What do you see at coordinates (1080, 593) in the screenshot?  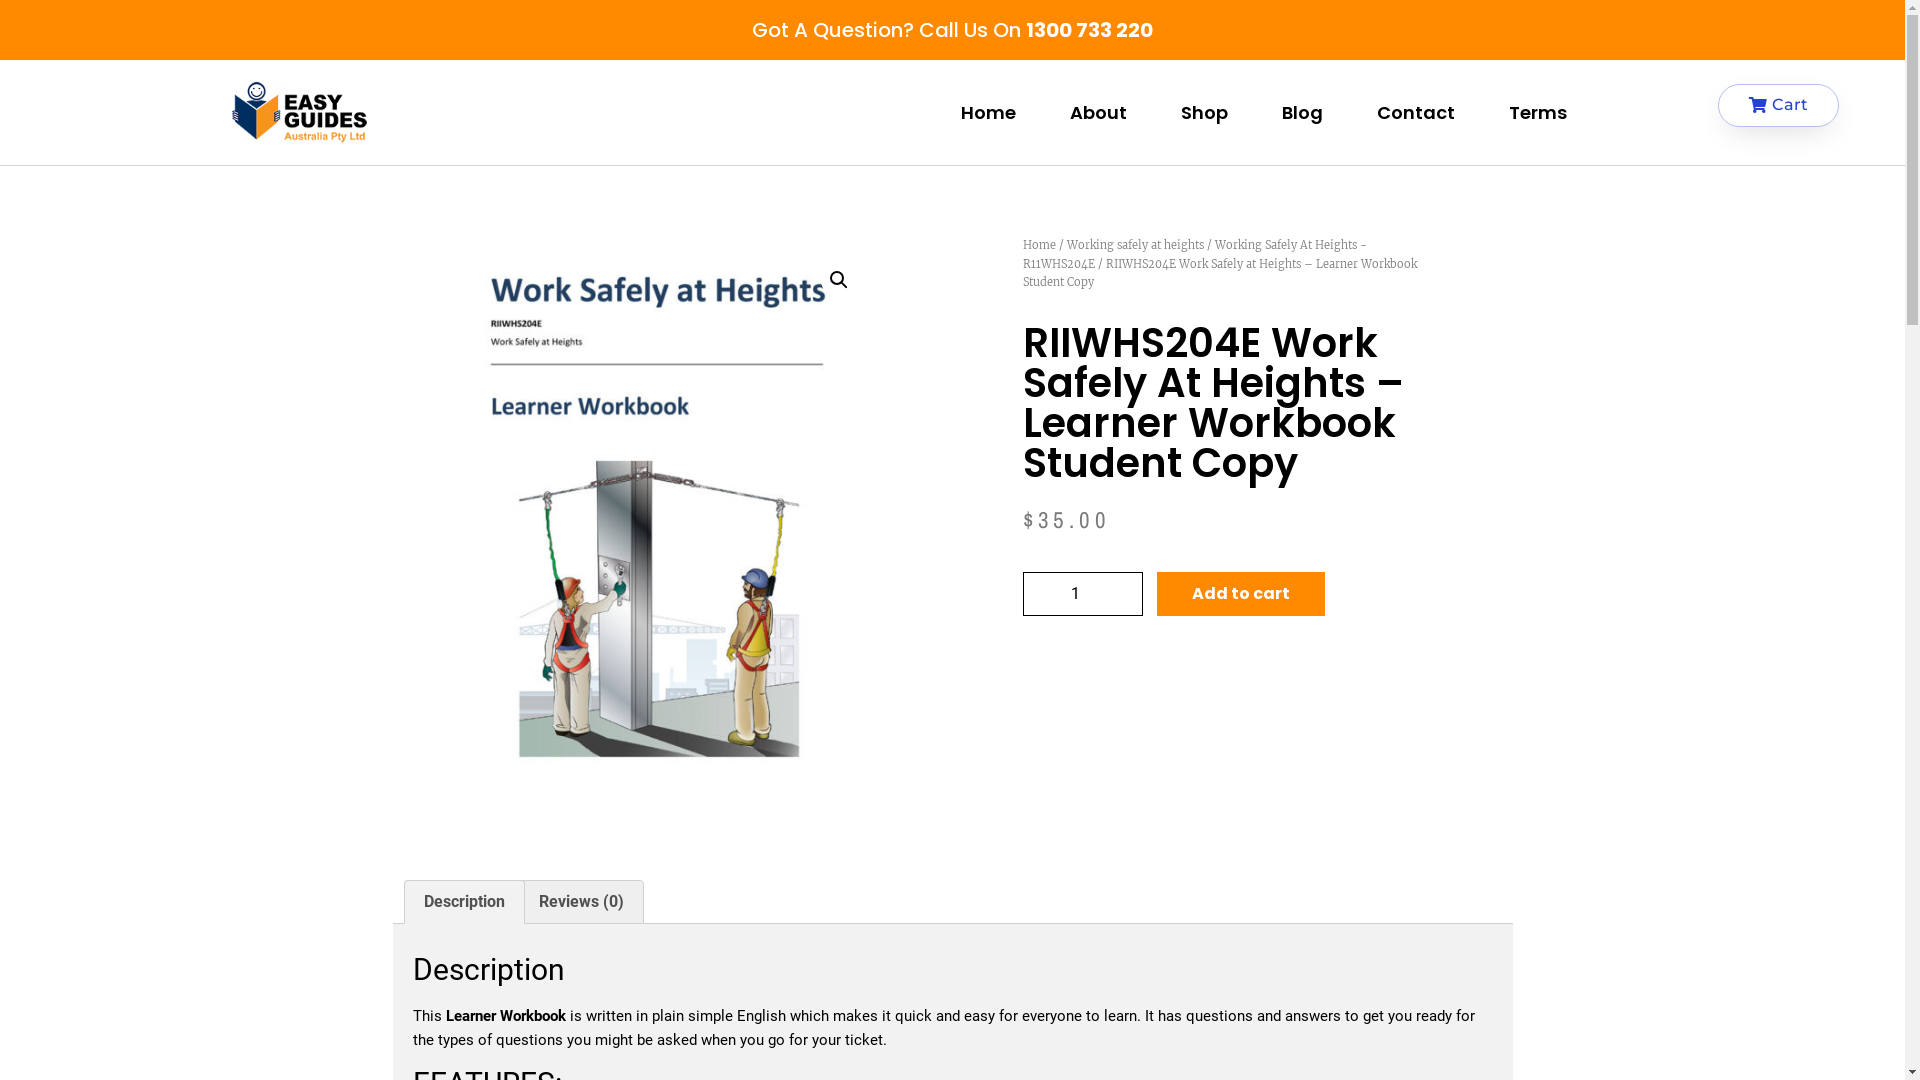 I see `'Qty'` at bounding box center [1080, 593].